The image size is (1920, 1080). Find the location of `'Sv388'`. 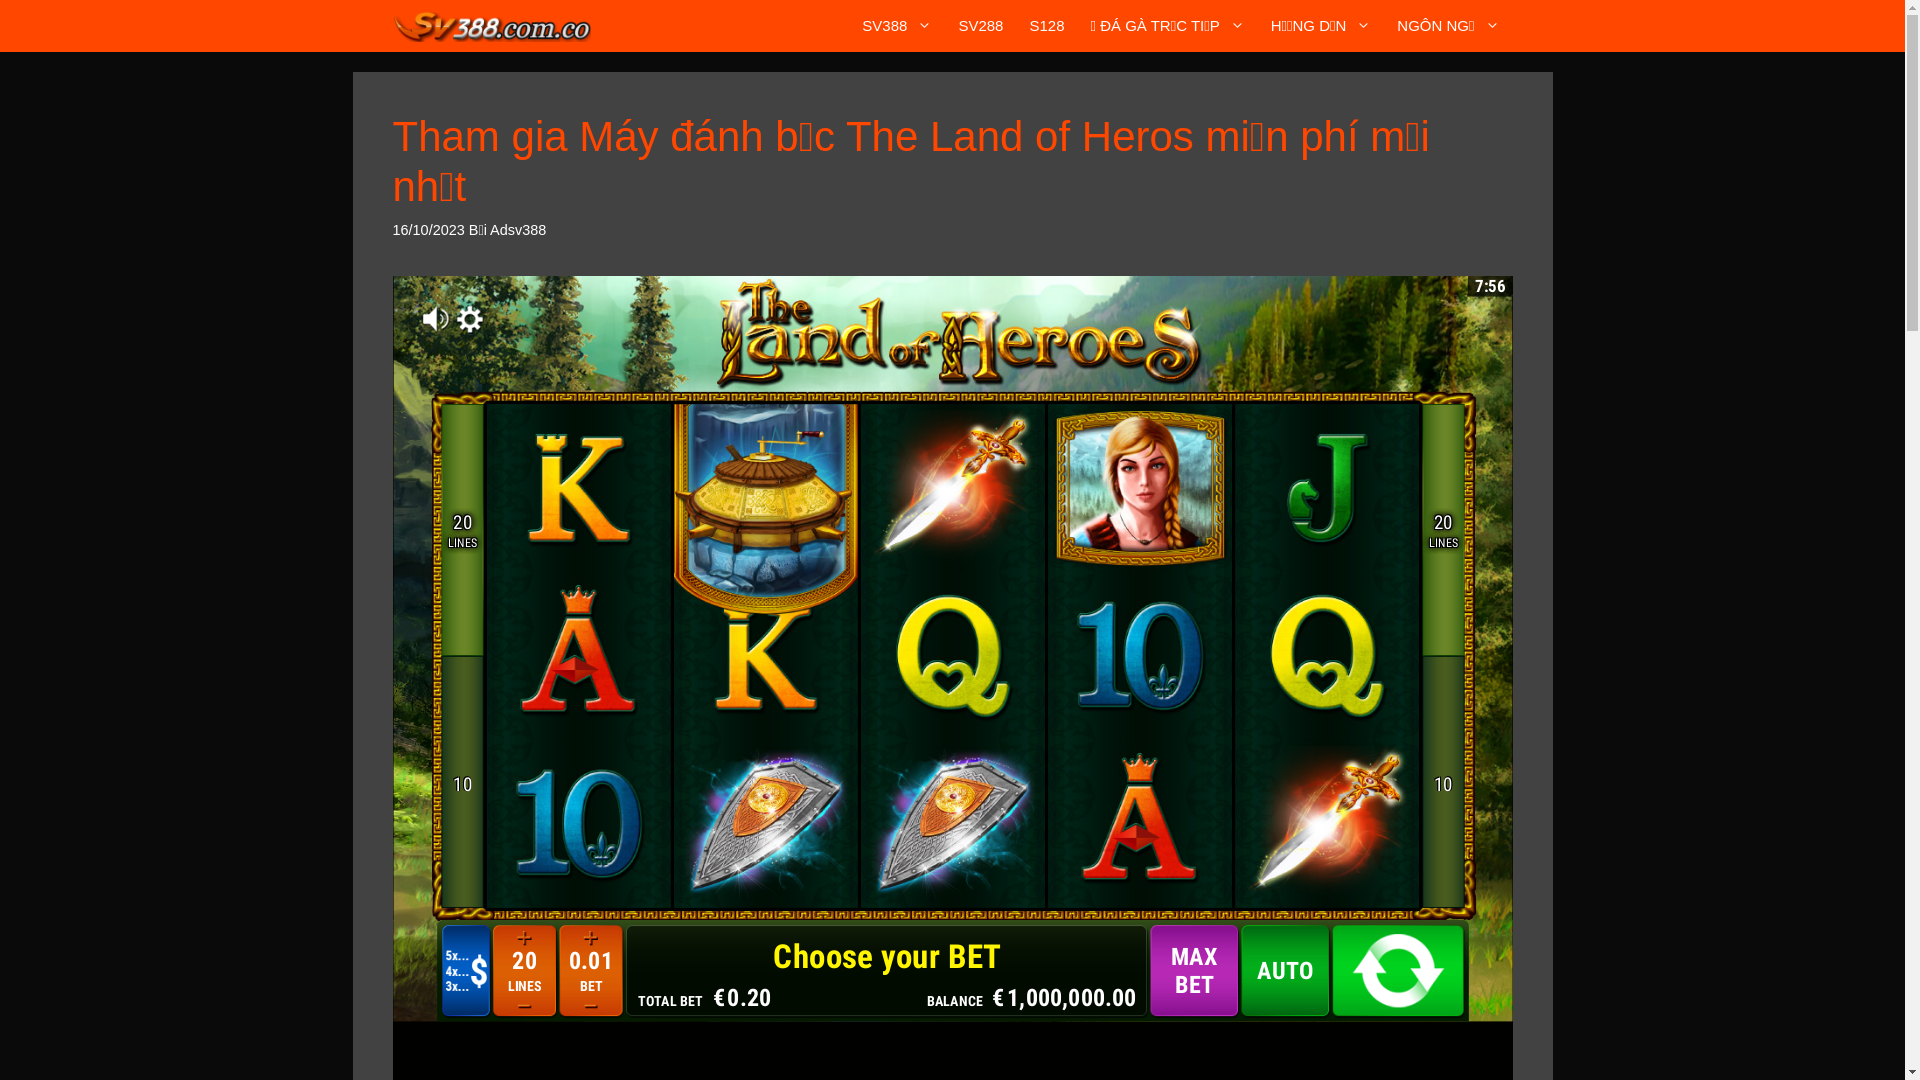

'Sv388' is located at coordinates (491, 26).